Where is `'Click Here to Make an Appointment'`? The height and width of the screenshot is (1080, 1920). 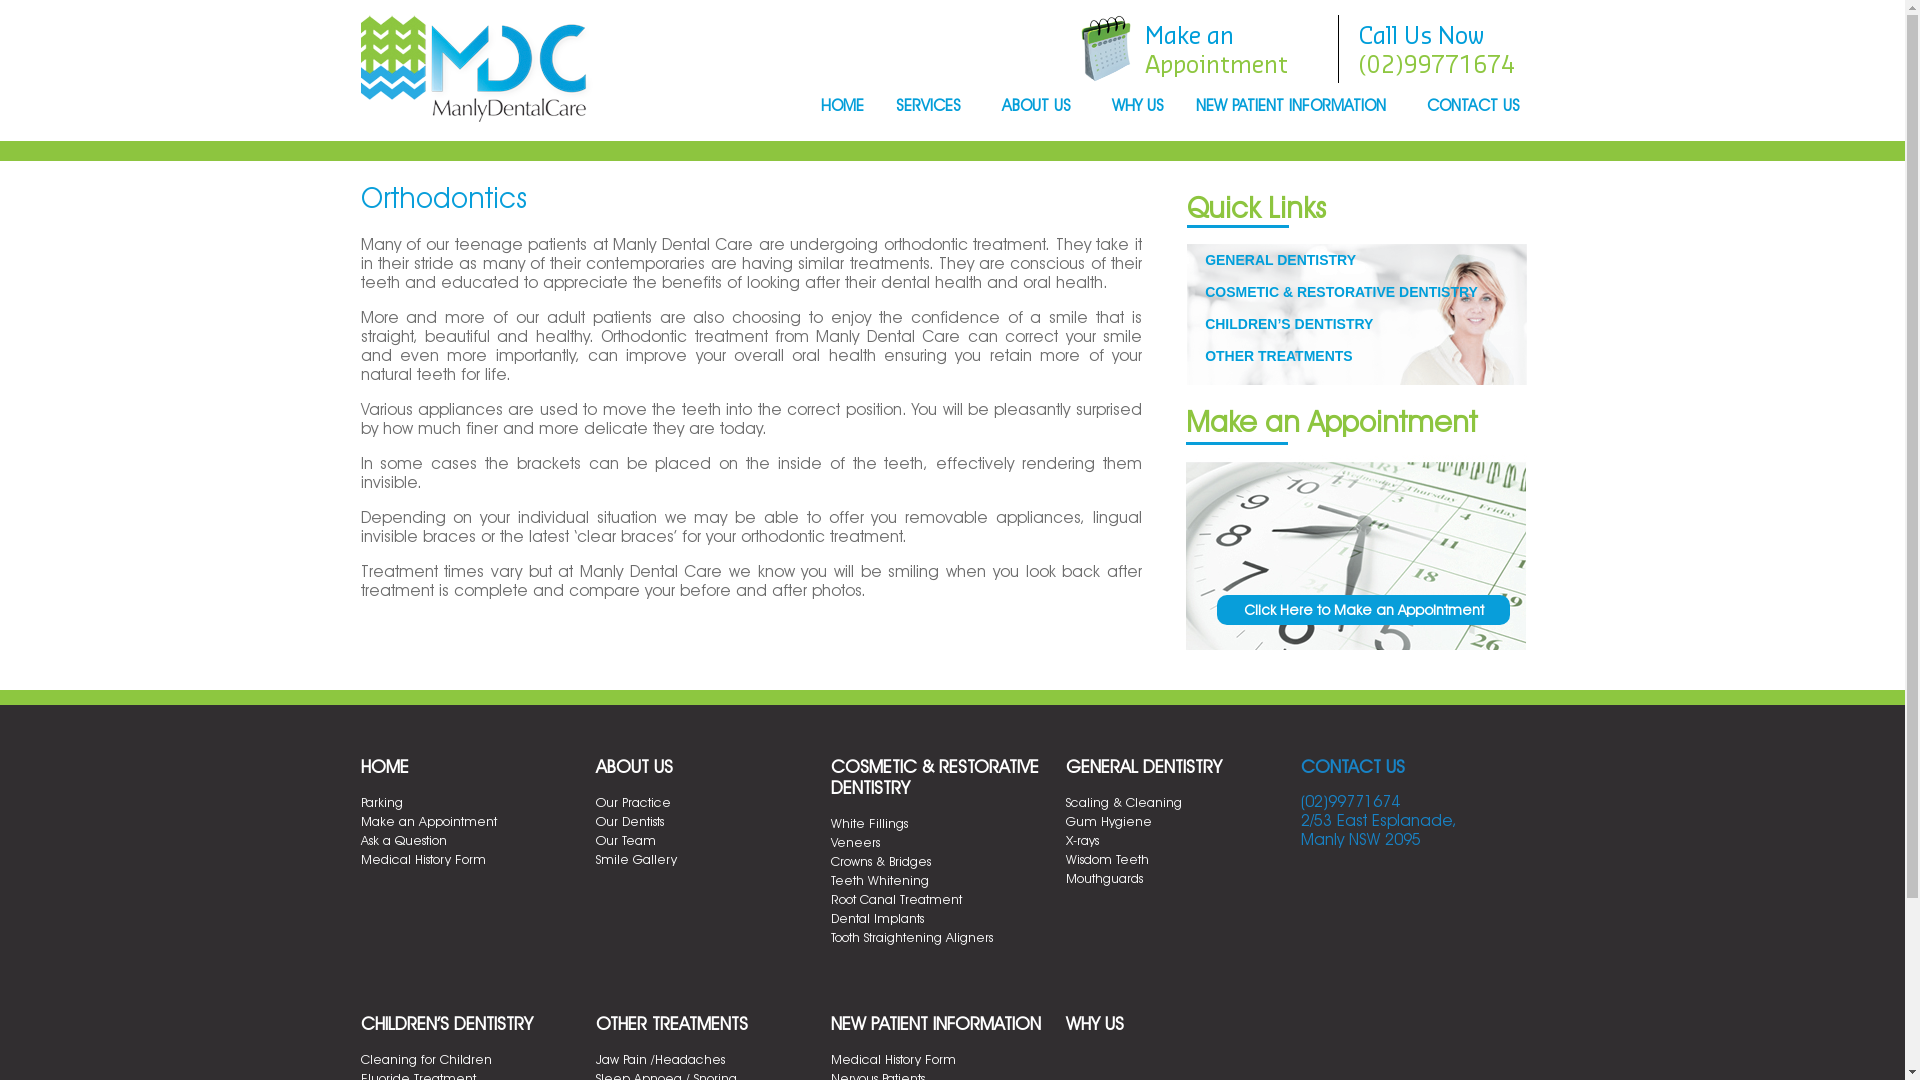
'Click Here to Make an Appointment' is located at coordinates (1362, 608).